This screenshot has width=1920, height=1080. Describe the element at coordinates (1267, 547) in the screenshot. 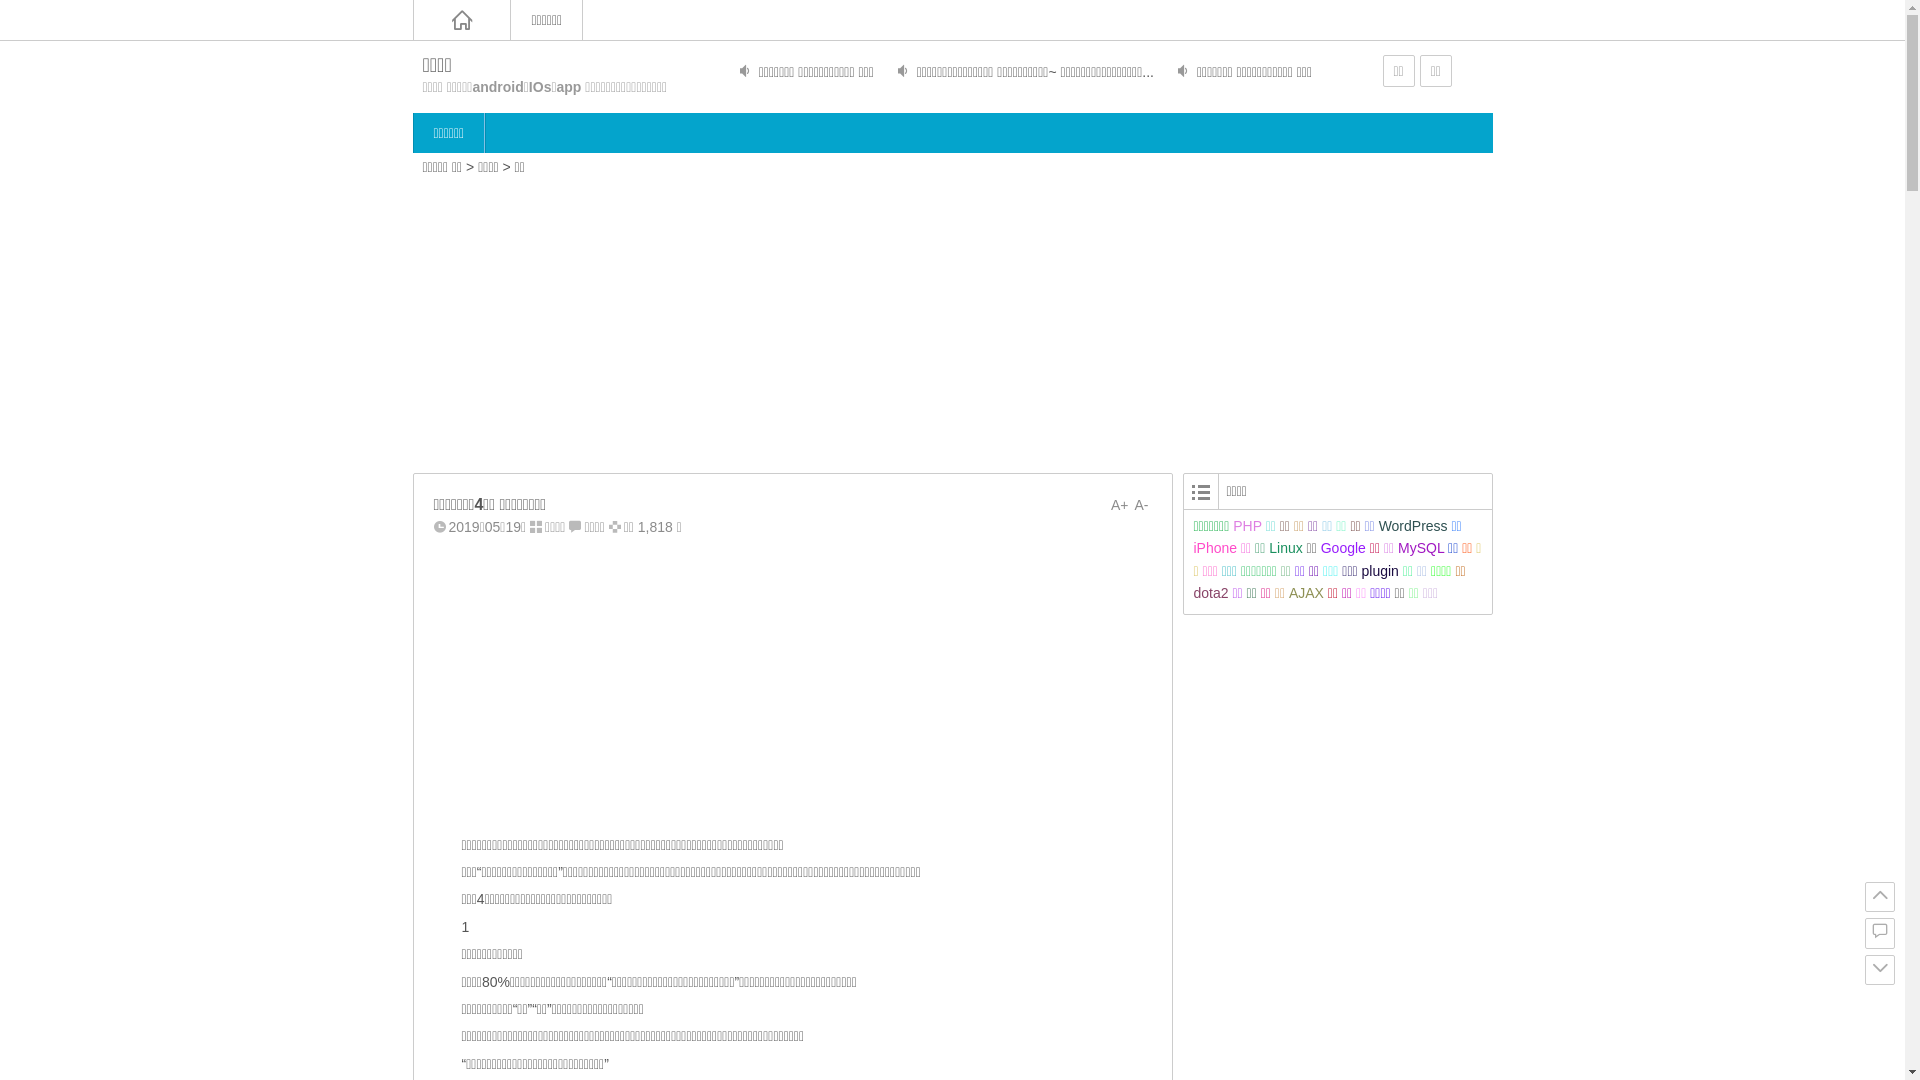

I see `'Linux'` at that location.